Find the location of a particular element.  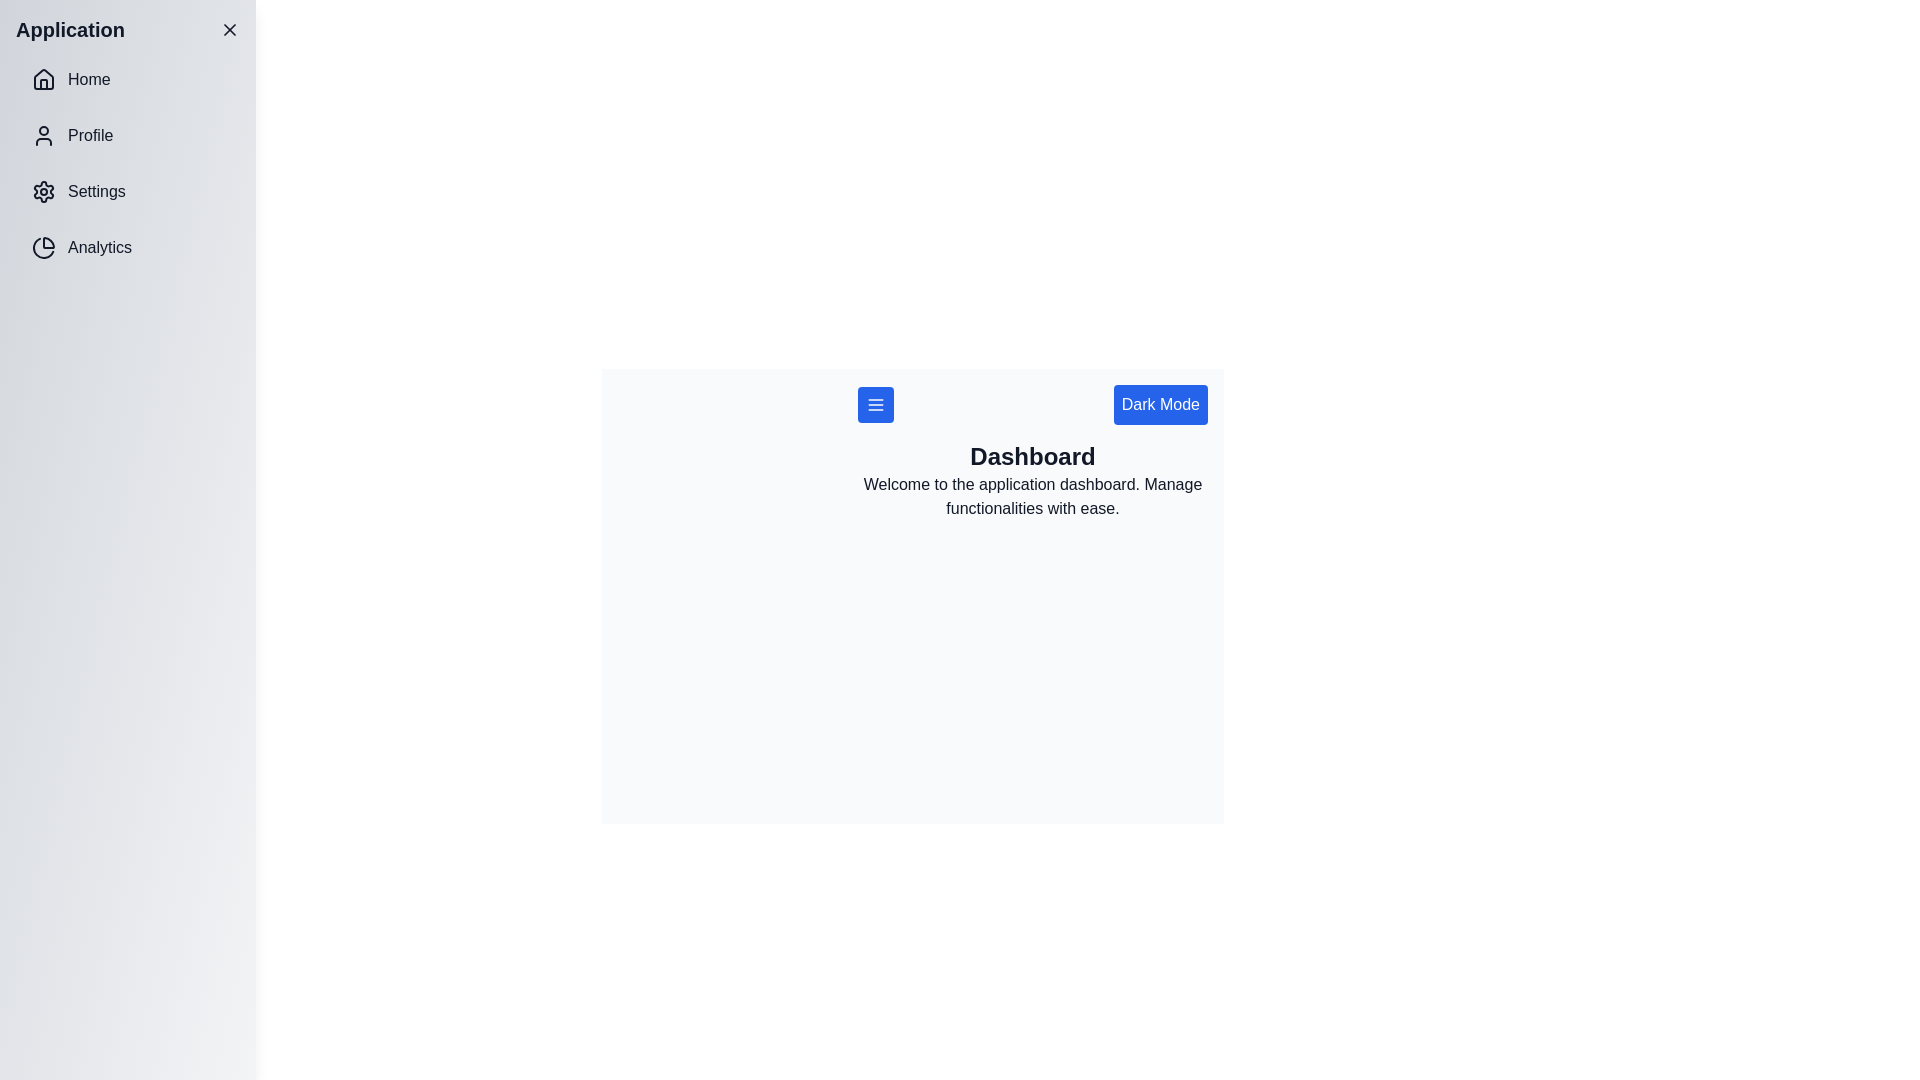

the hamburger icon with a blue background and white lines located at the top-left corner of the central panel is located at coordinates (875, 405).